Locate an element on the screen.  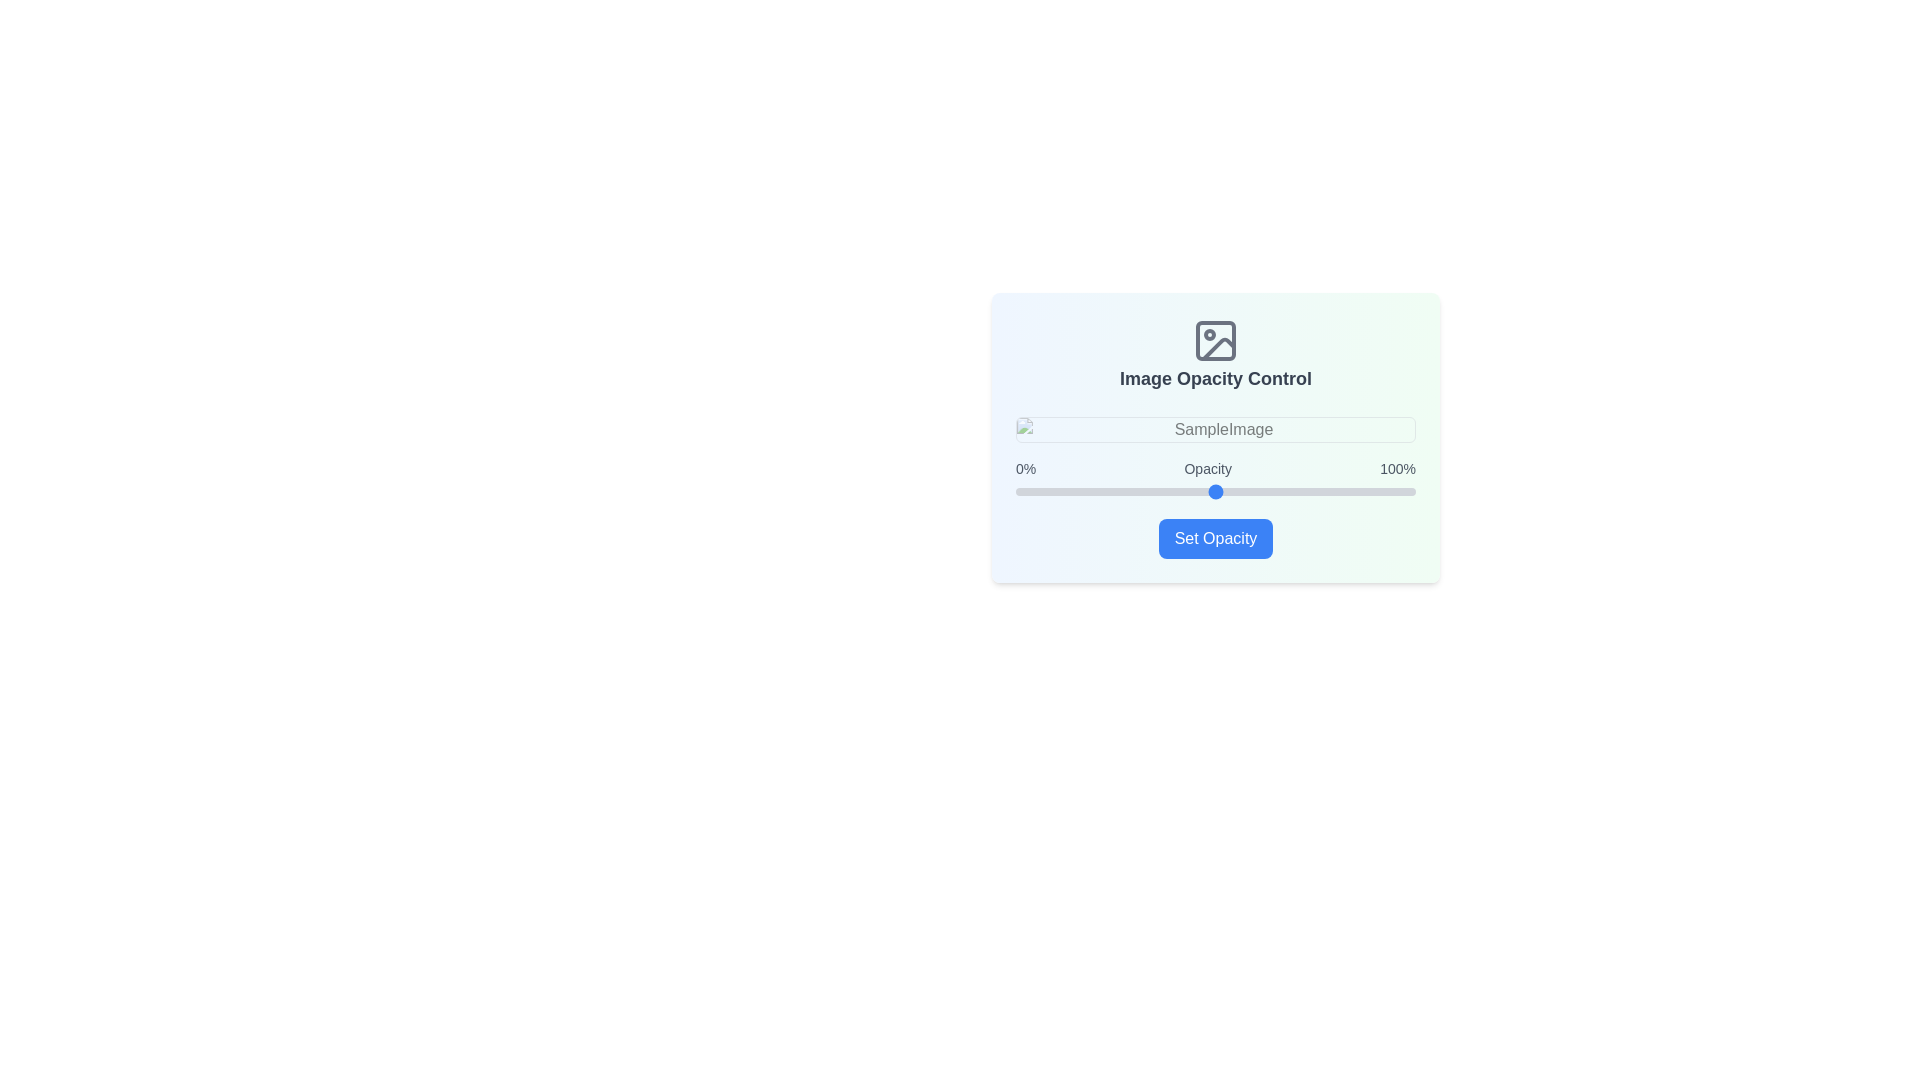
the slider to set the opacity to 65% is located at coordinates (1275, 492).